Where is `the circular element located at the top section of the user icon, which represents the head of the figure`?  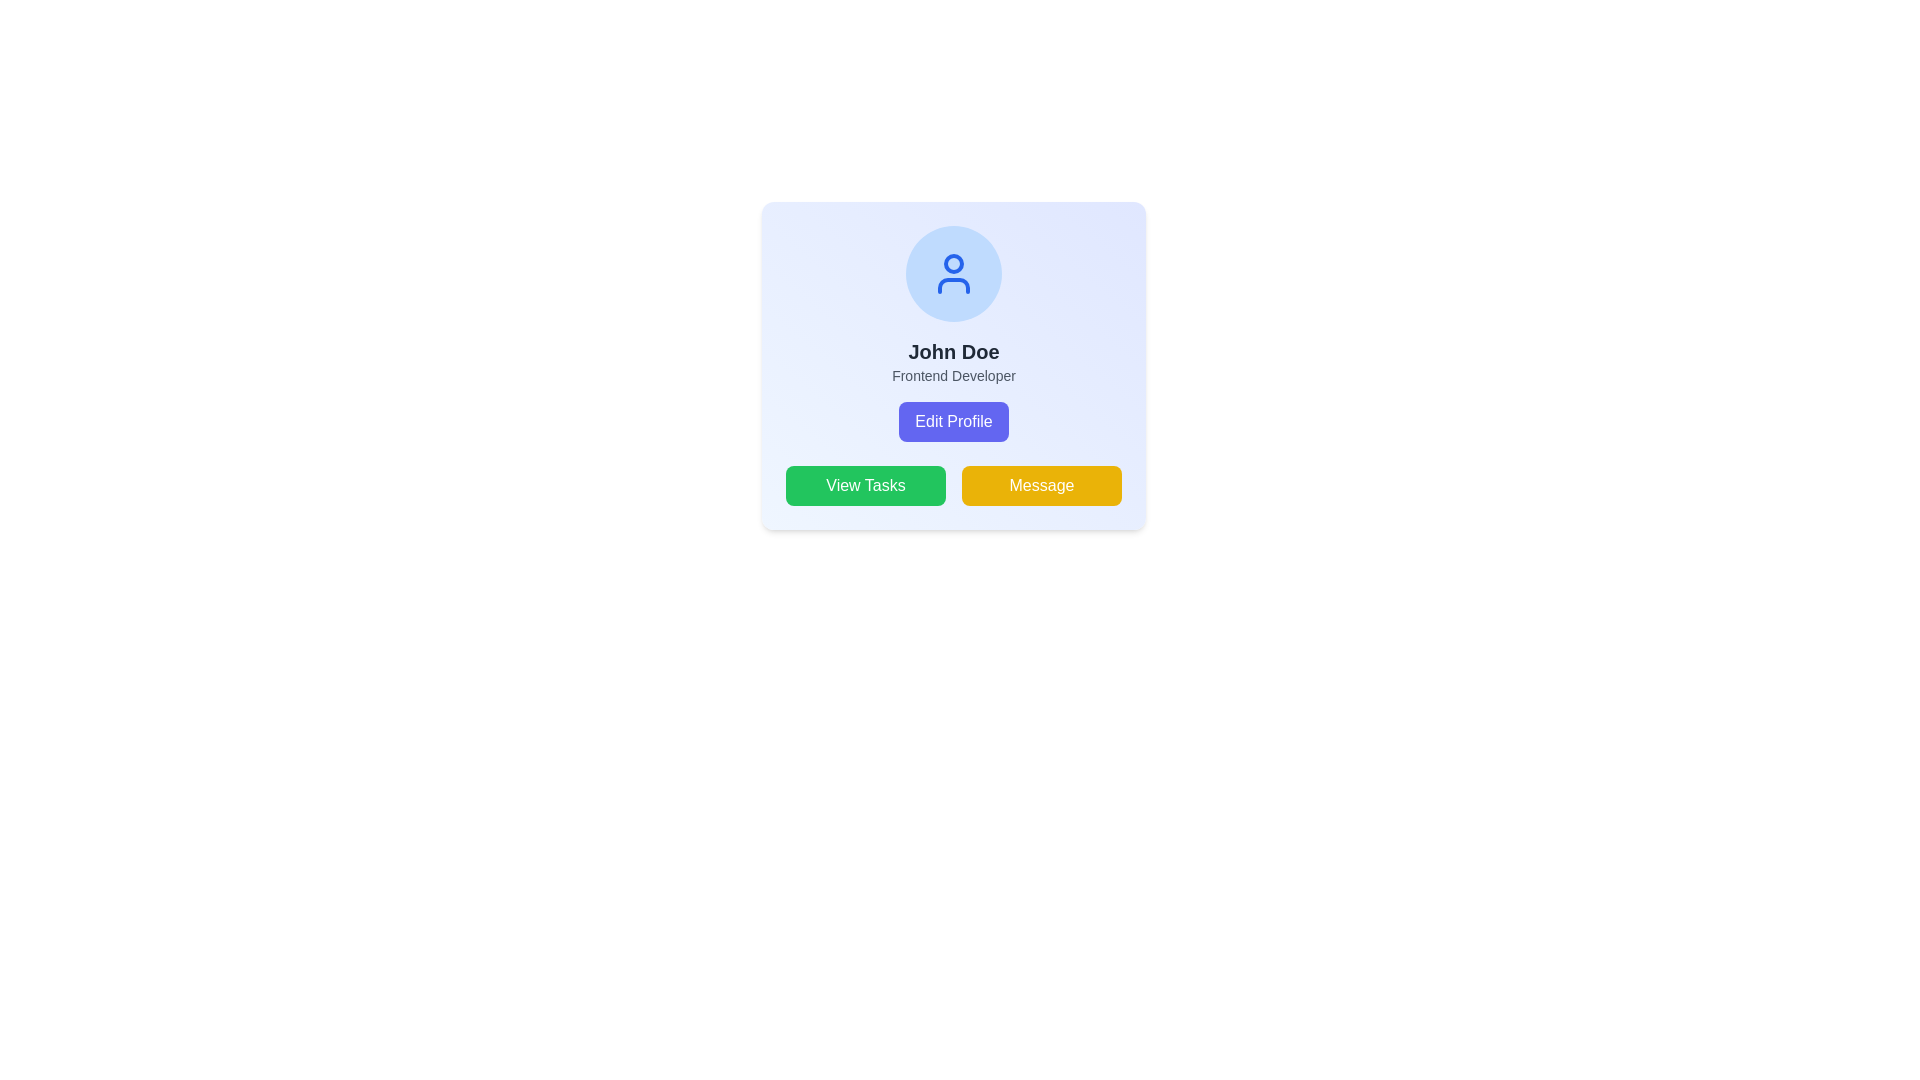 the circular element located at the top section of the user icon, which represents the head of the figure is located at coordinates (953, 262).